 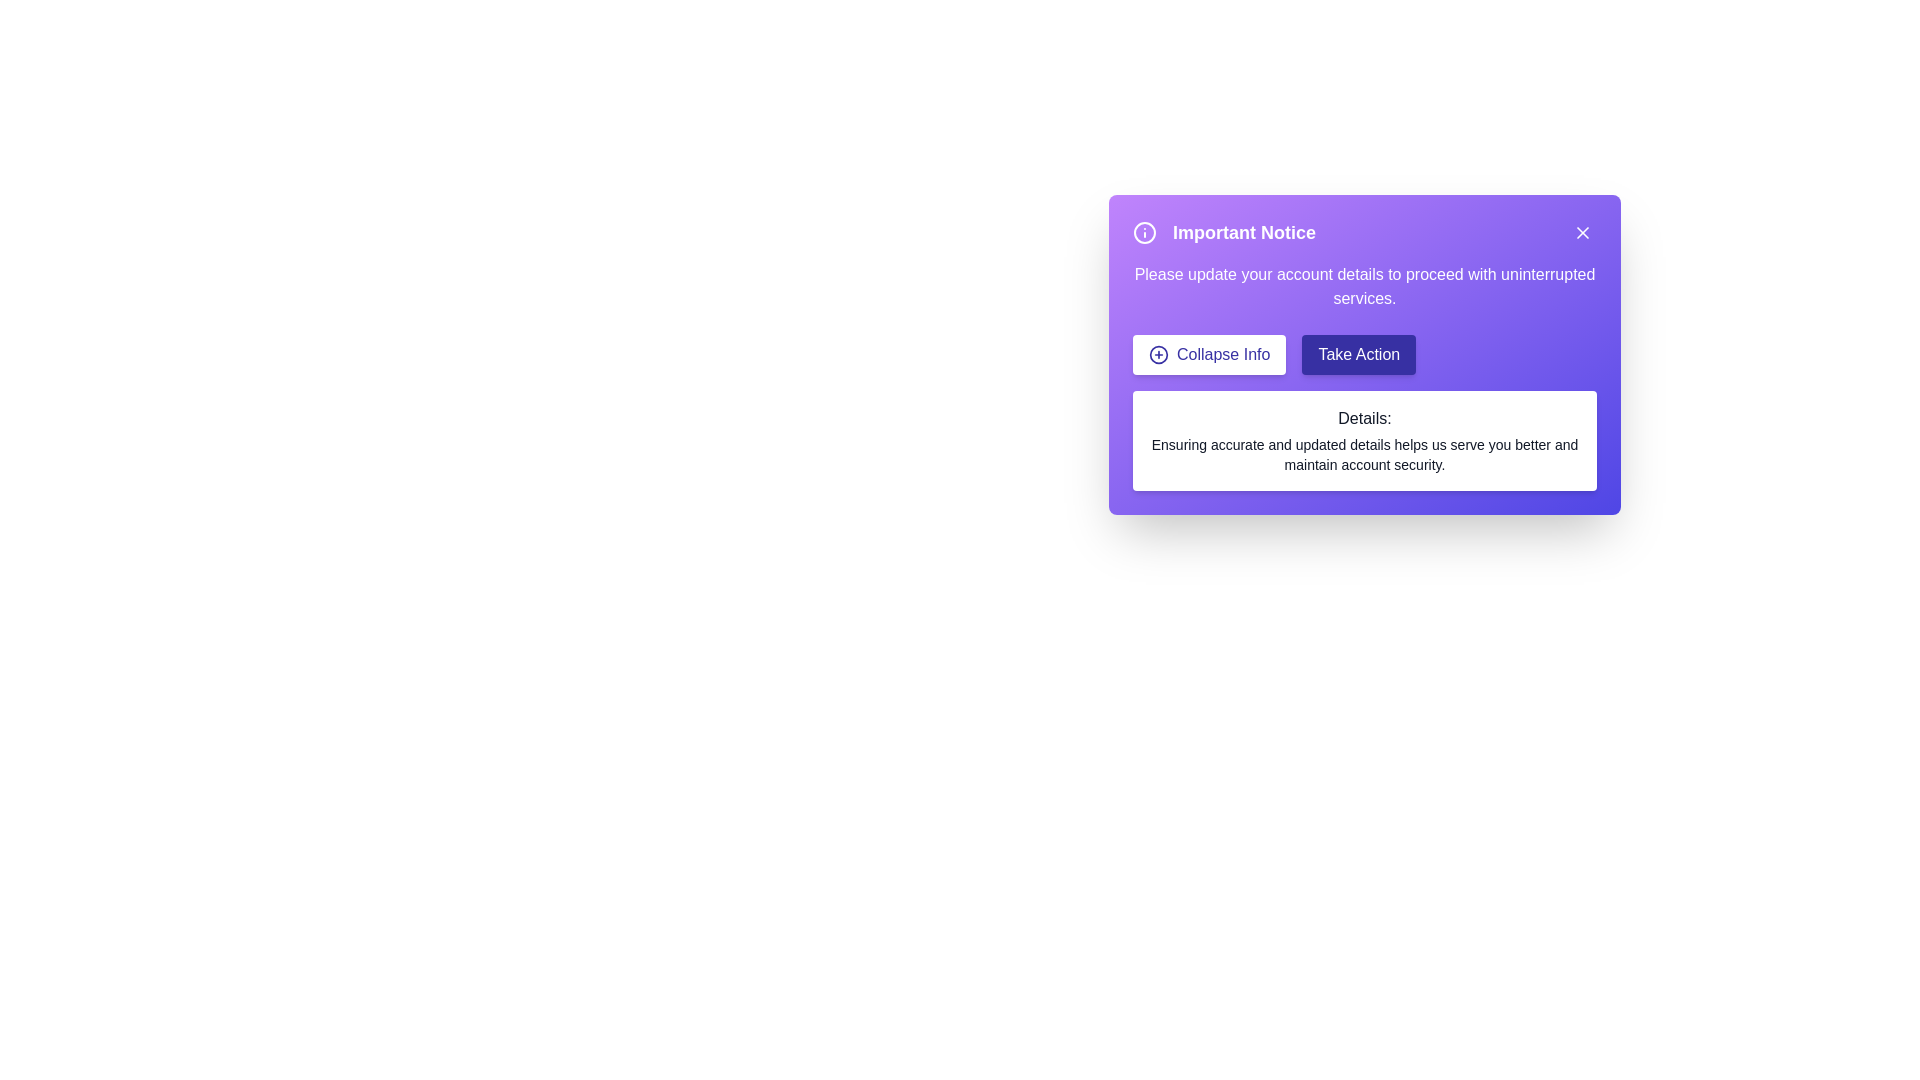 What do you see at coordinates (1208, 353) in the screenshot?
I see `the 'Collapse Info' button to toggle the detailed information section` at bounding box center [1208, 353].